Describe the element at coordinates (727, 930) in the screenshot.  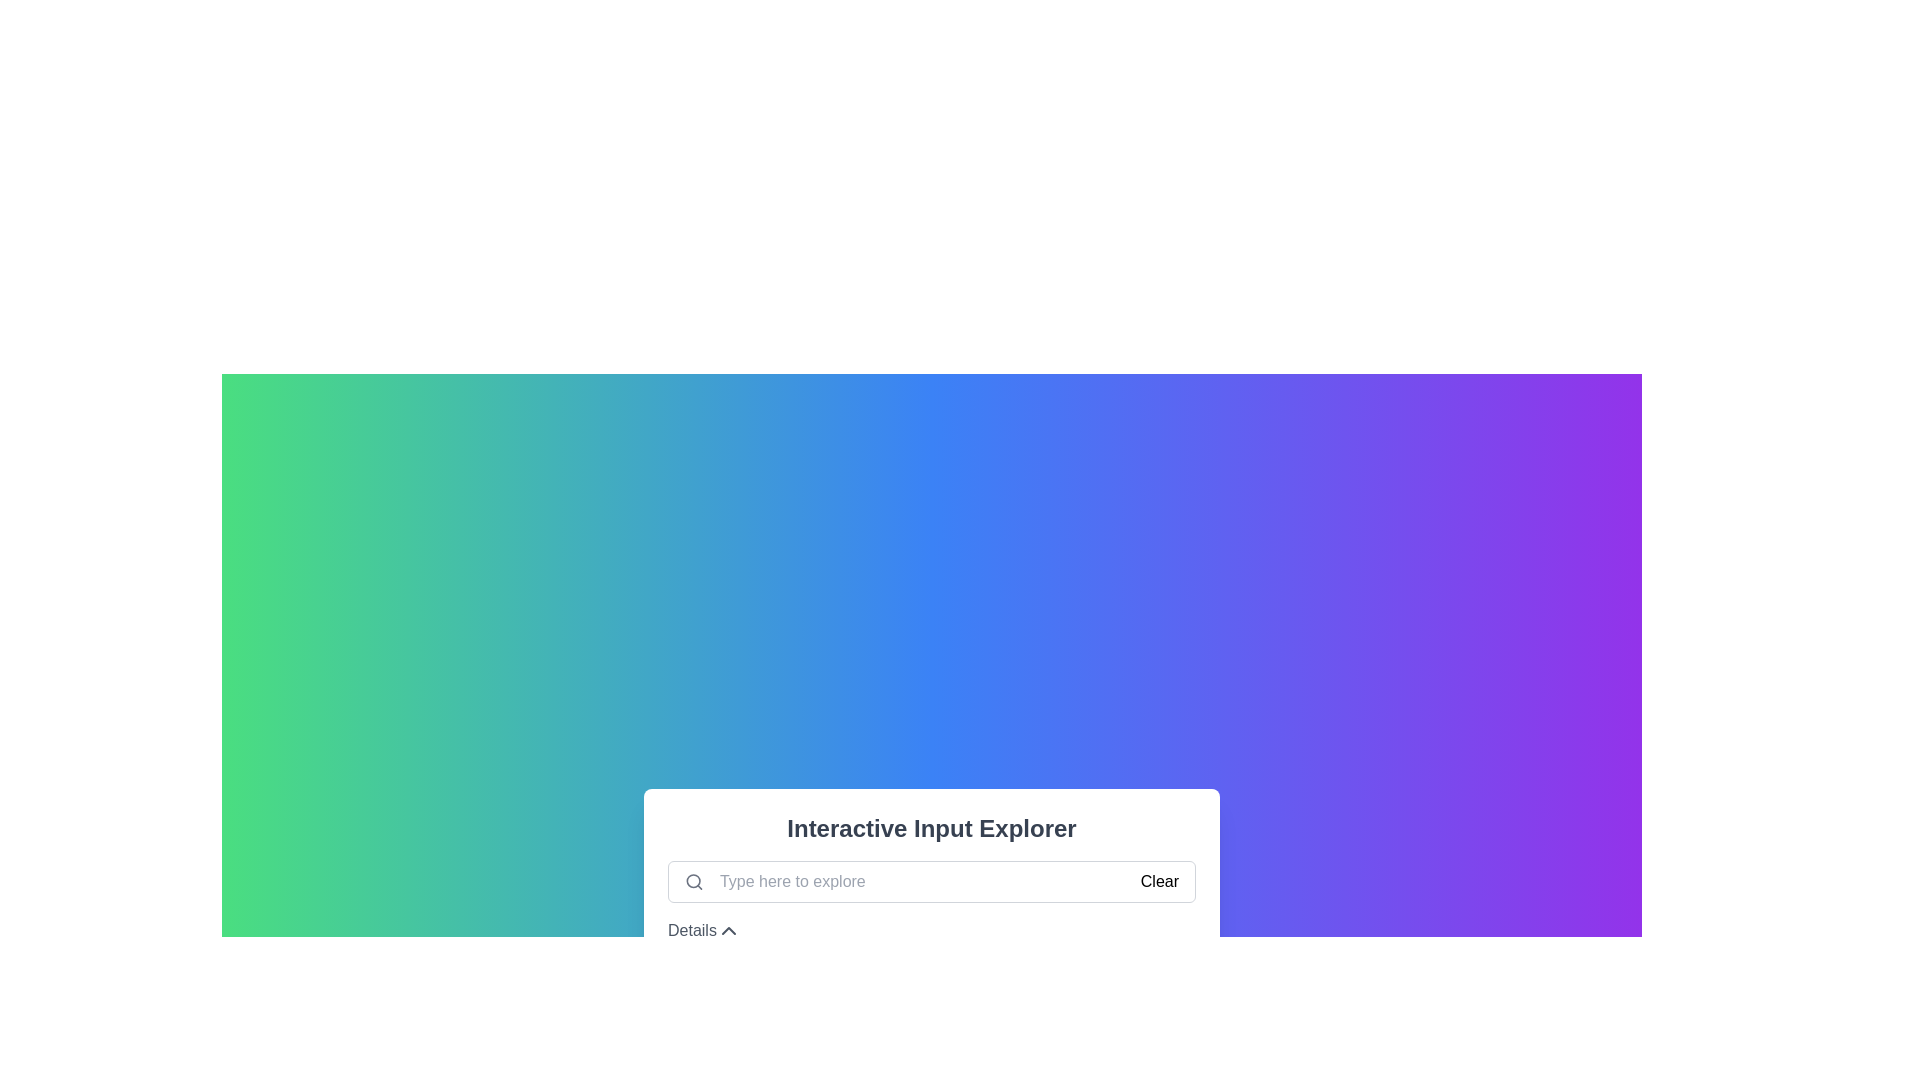
I see `the small, upward-pointing chevron icon located to the right of the 'Details' text in the 'Interactive Input Explorer' section` at that location.